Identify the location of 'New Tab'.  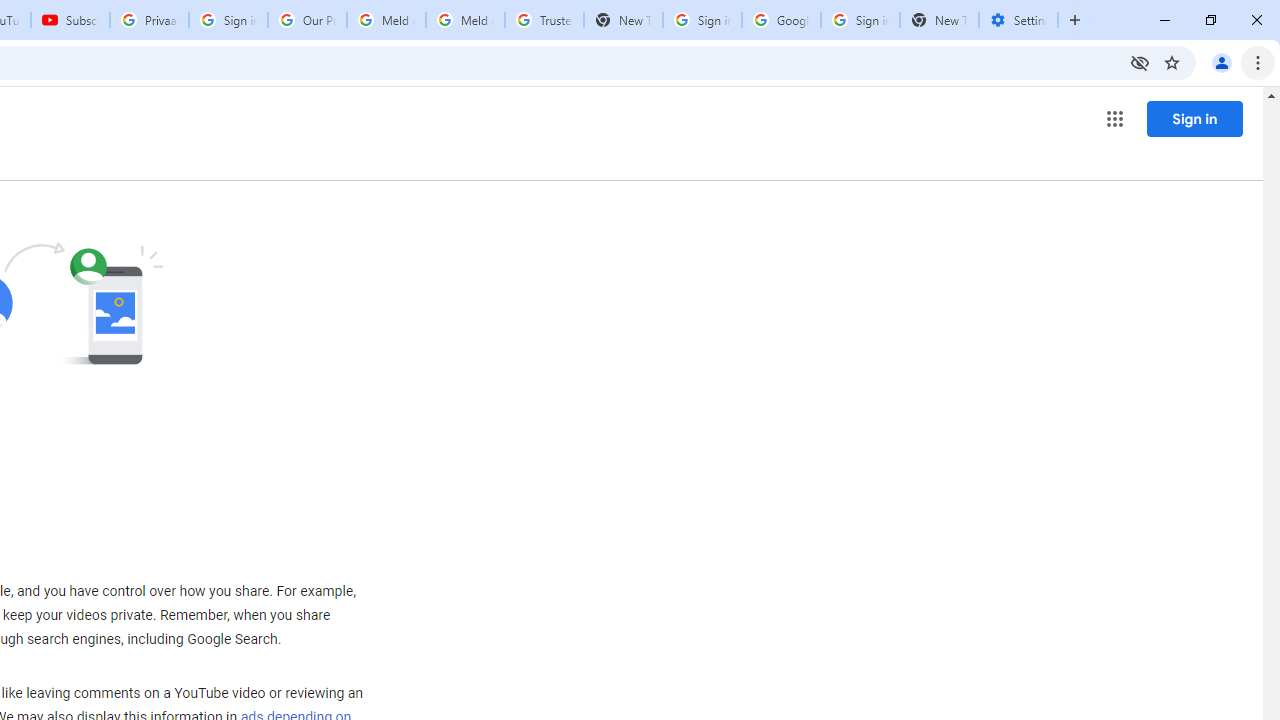
(938, 20).